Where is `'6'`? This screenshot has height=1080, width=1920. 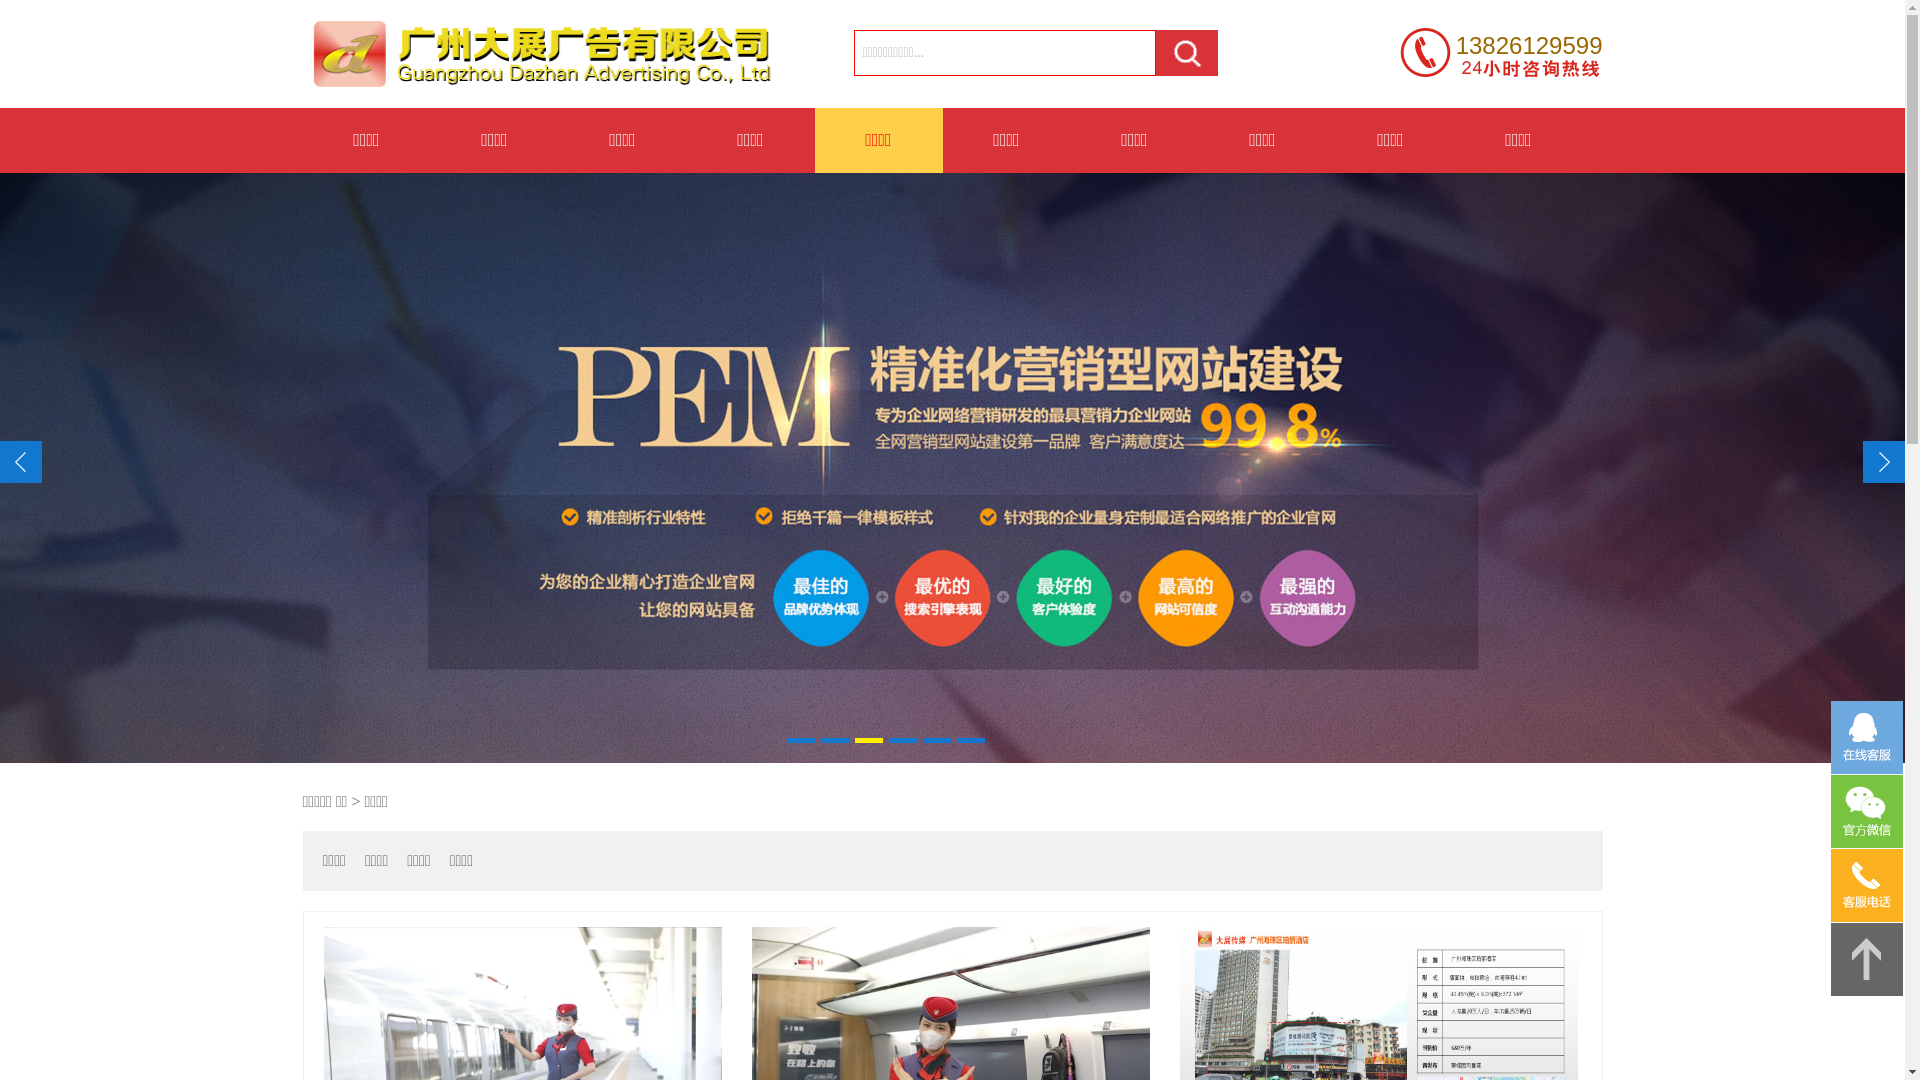
'6' is located at coordinates (970, 740).